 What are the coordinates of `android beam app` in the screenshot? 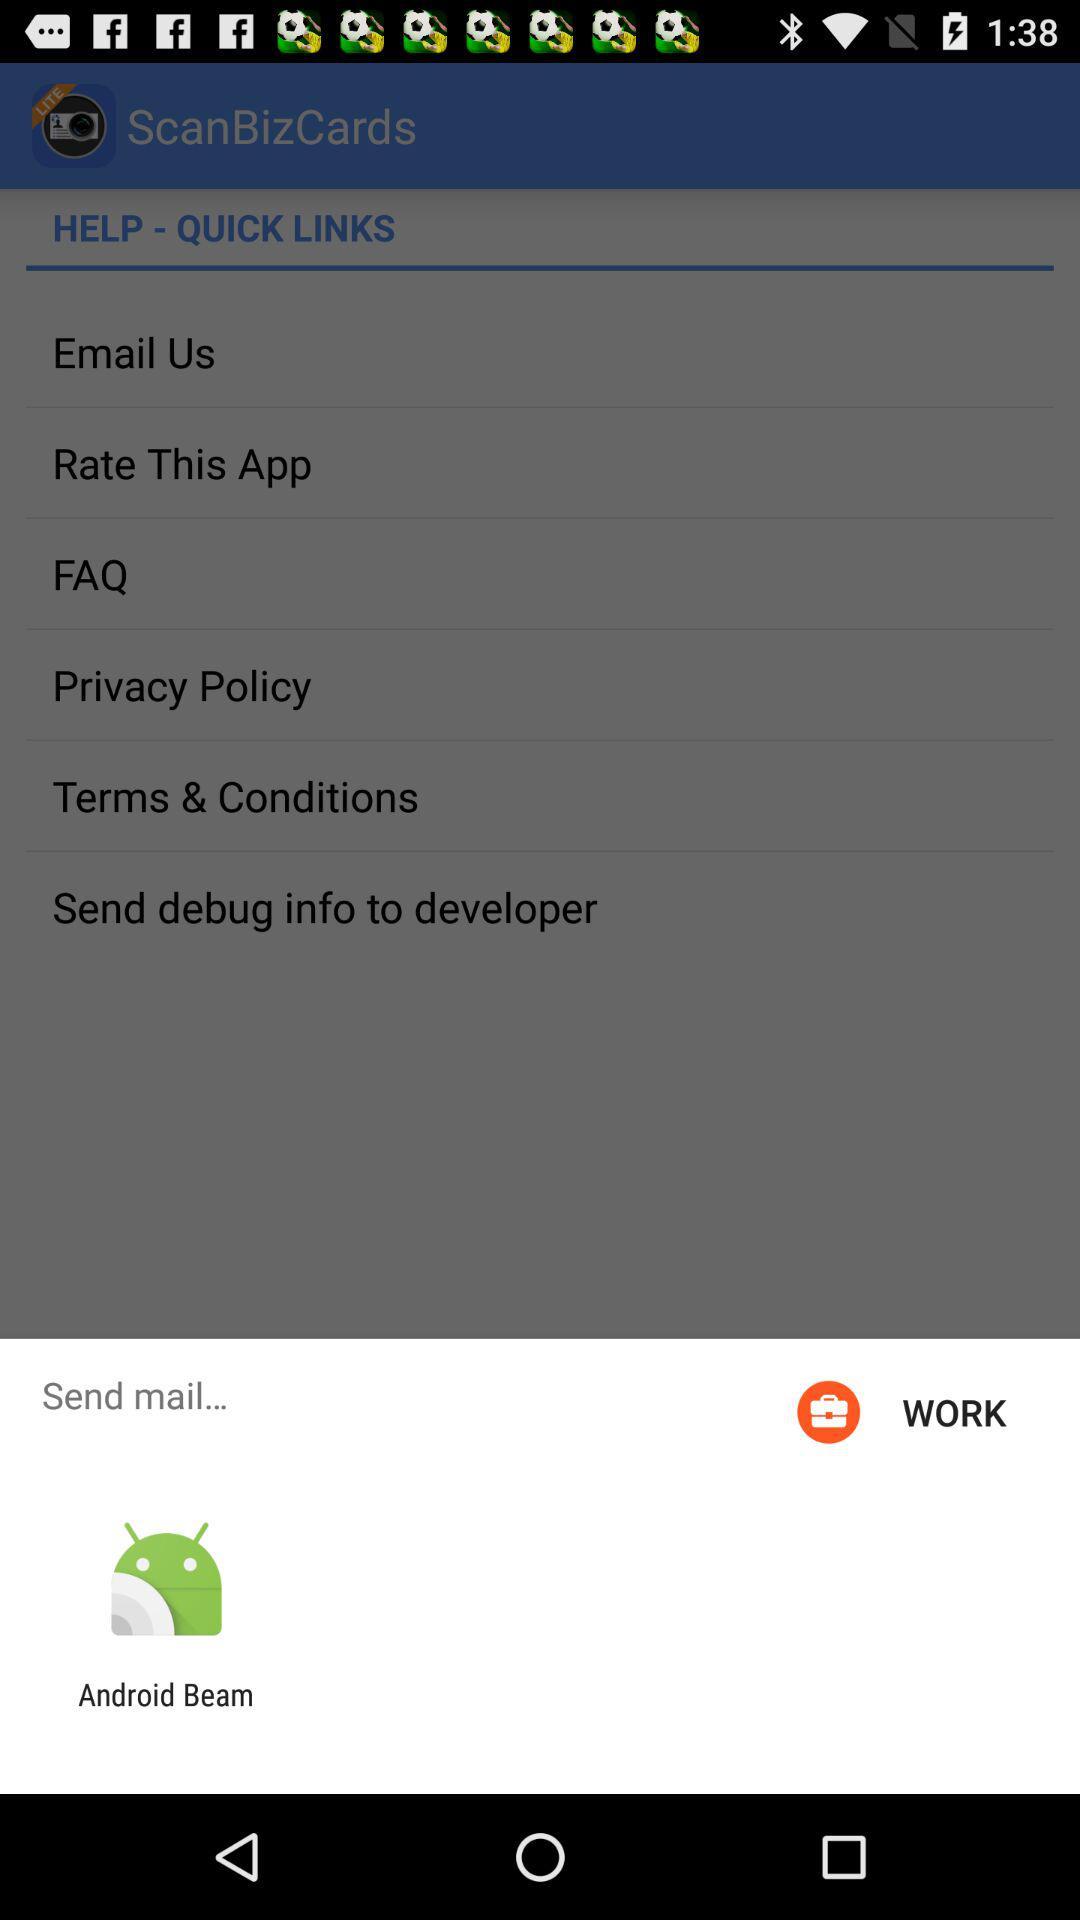 It's located at (165, 1711).